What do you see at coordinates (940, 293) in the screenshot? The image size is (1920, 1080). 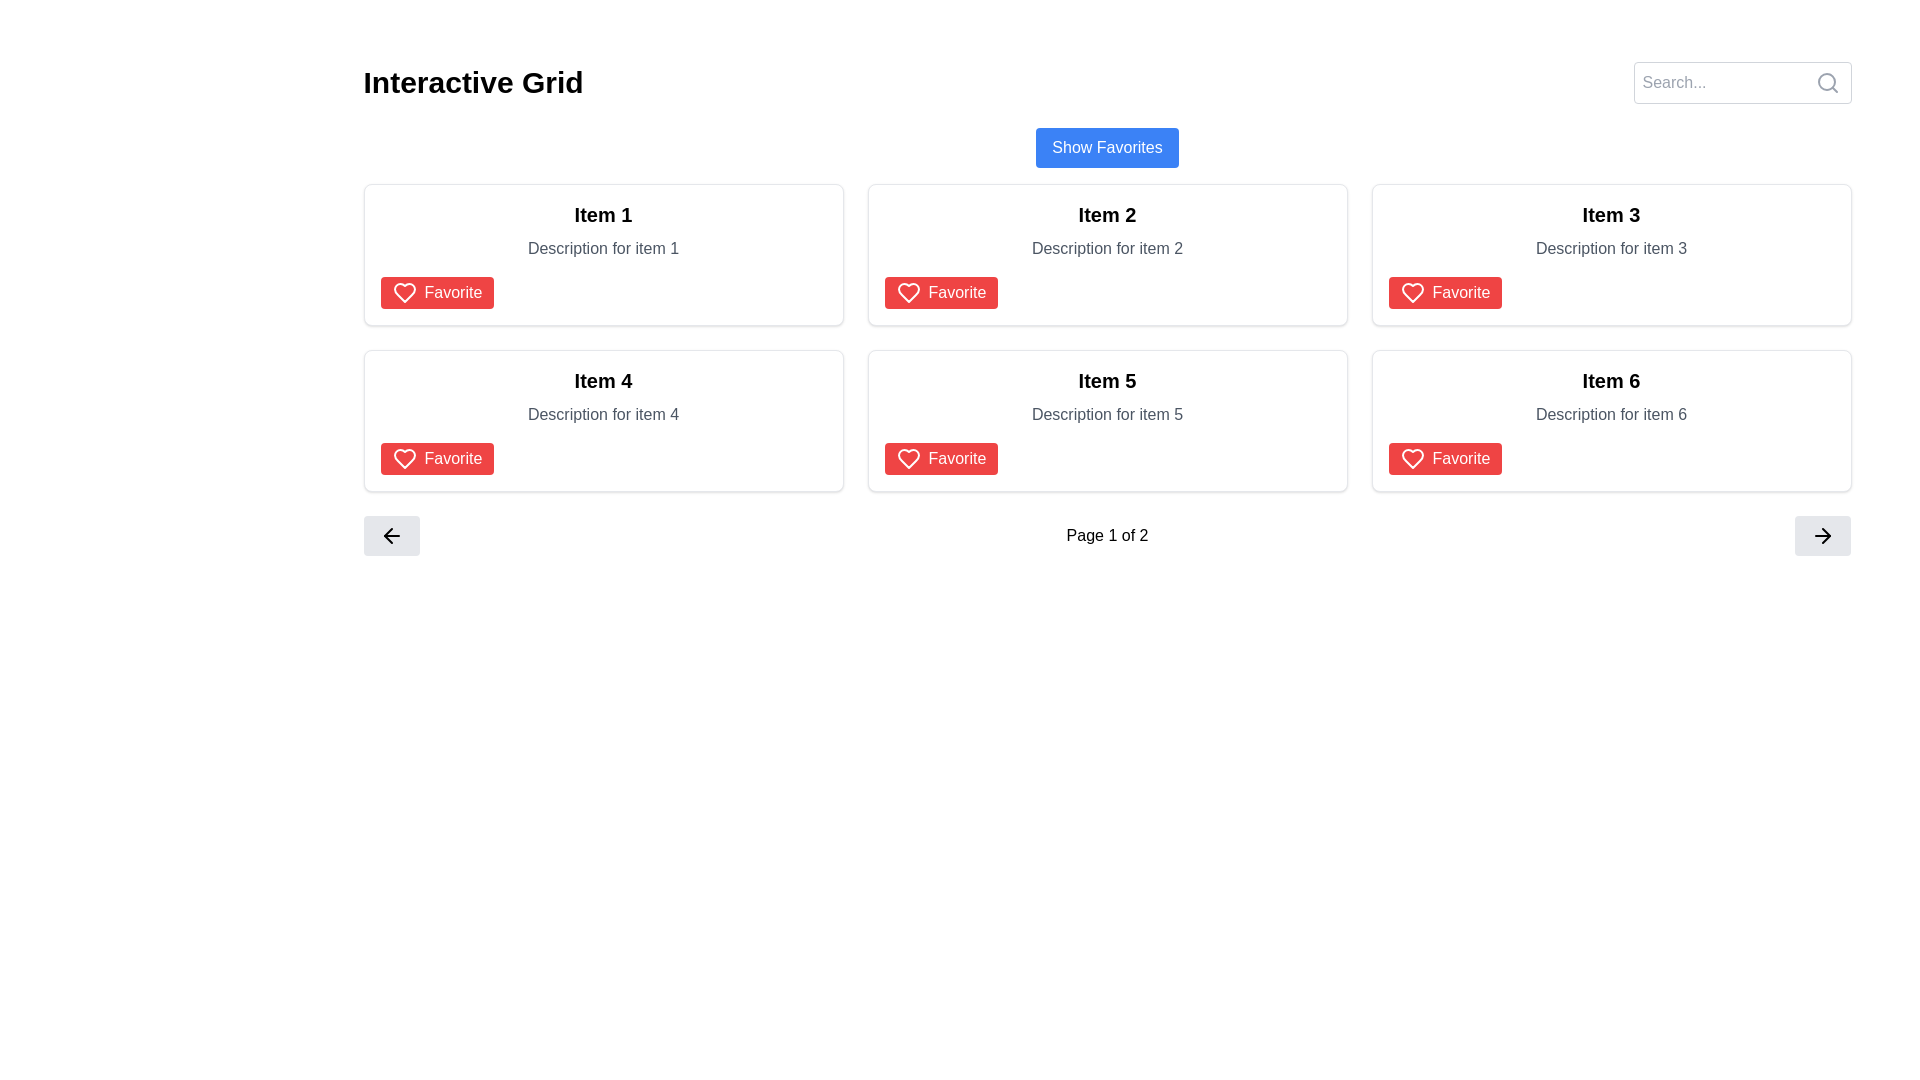 I see `the 'Favorite' button with a red background and white text located at the bottom of 'Item 2' card` at bounding box center [940, 293].